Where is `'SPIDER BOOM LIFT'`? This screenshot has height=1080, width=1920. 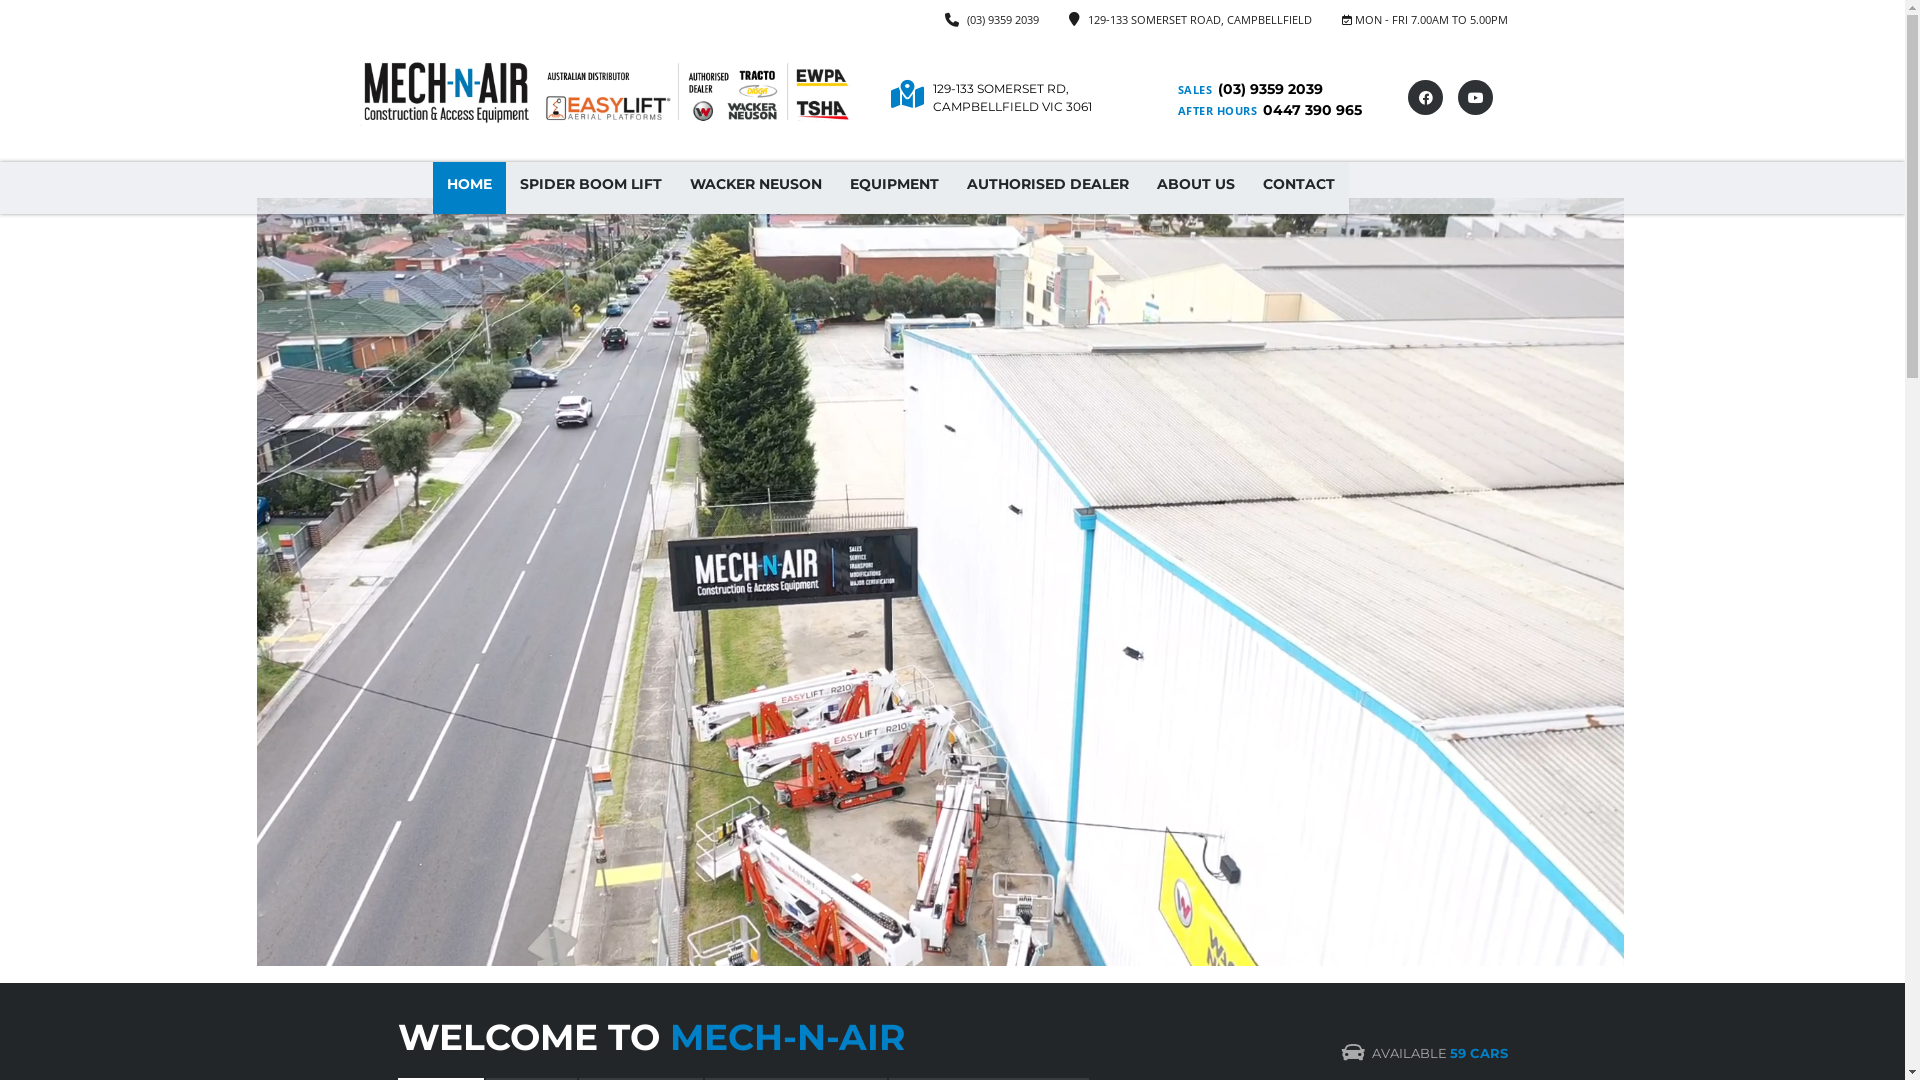
'SPIDER BOOM LIFT' is located at coordinates (589, 188).